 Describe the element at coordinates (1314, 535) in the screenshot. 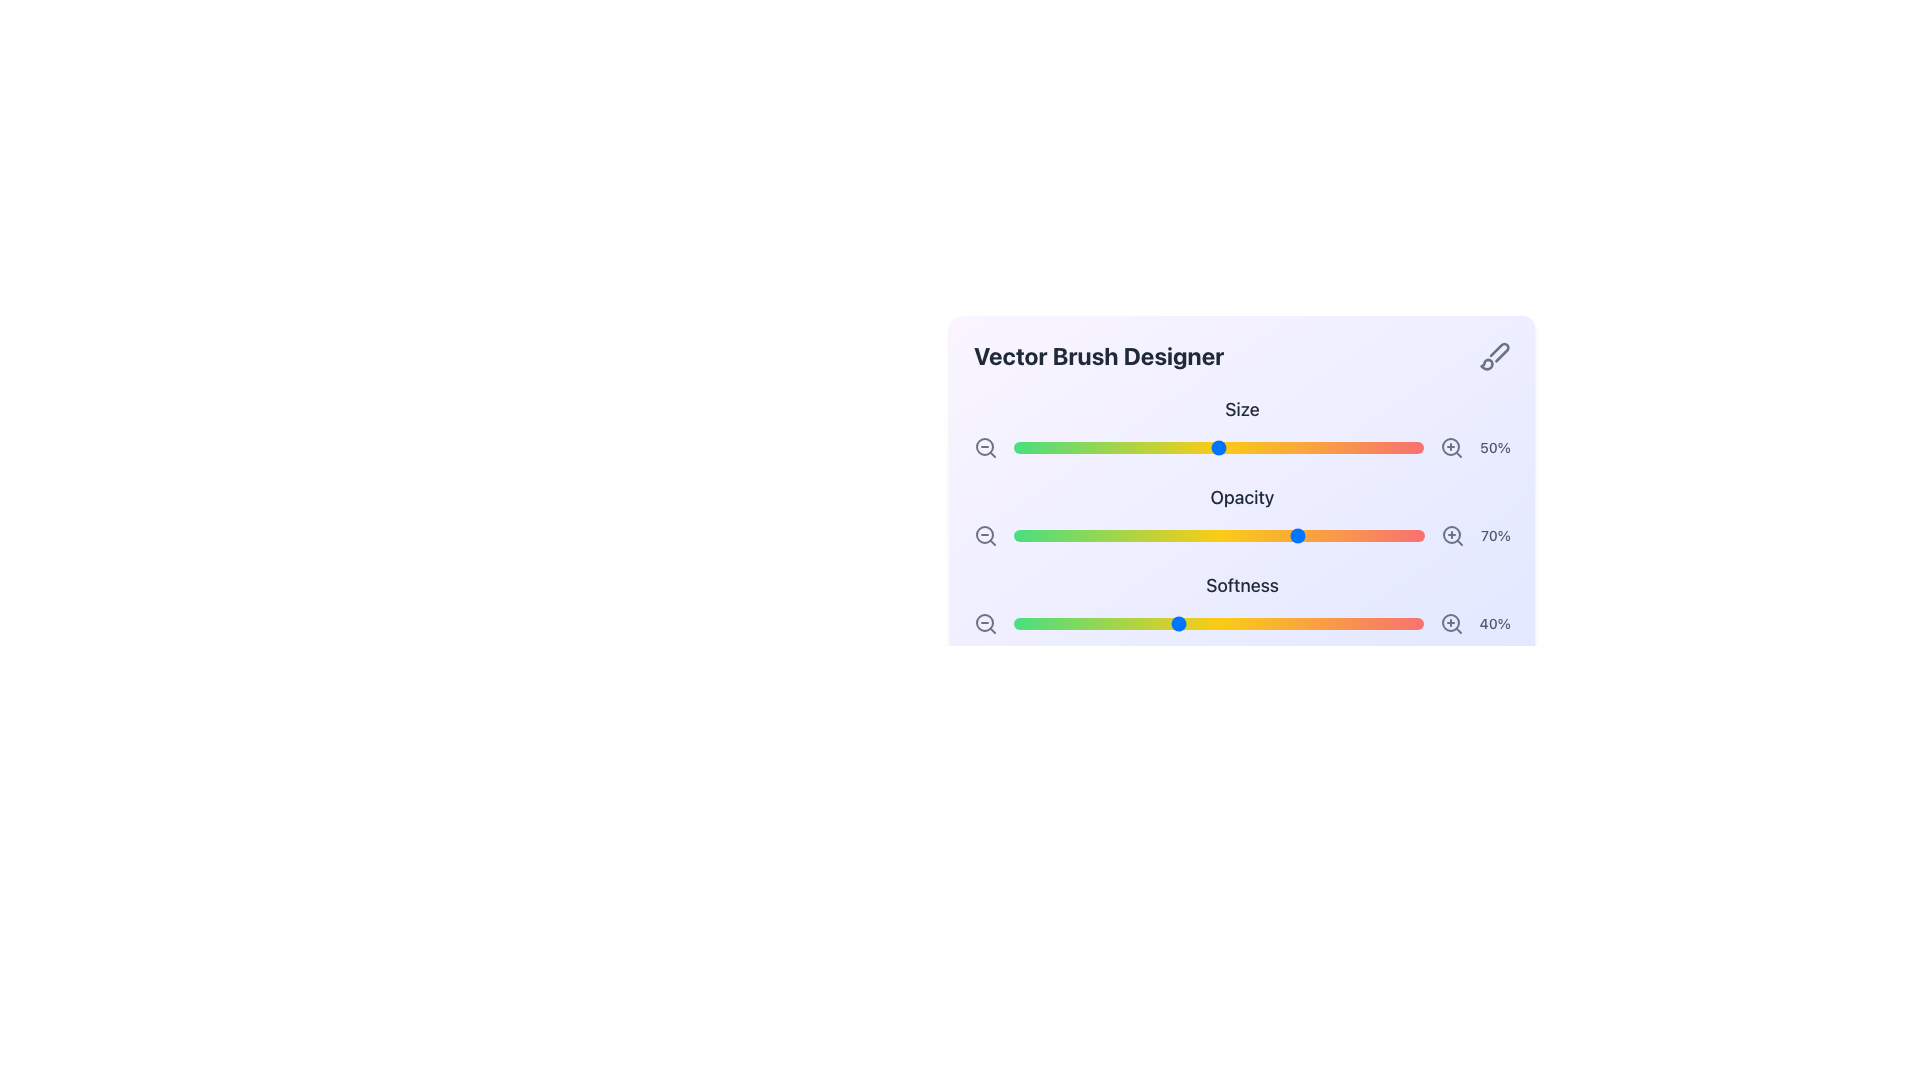

I see `opacity` at that location.